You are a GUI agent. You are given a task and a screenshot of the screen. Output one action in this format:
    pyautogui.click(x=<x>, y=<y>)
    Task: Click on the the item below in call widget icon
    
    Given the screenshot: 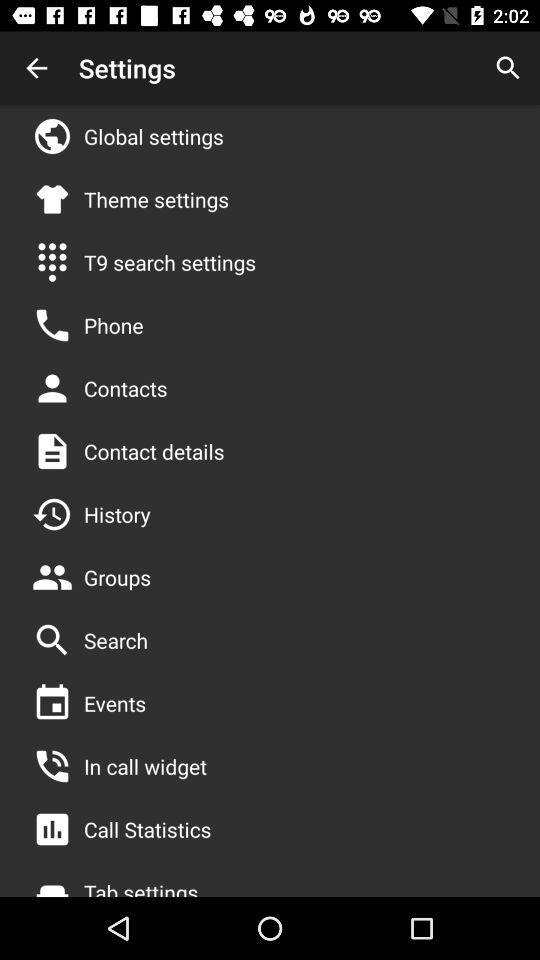 What is the action you would take?
    pyautogui.click(x=146, y=829)
    